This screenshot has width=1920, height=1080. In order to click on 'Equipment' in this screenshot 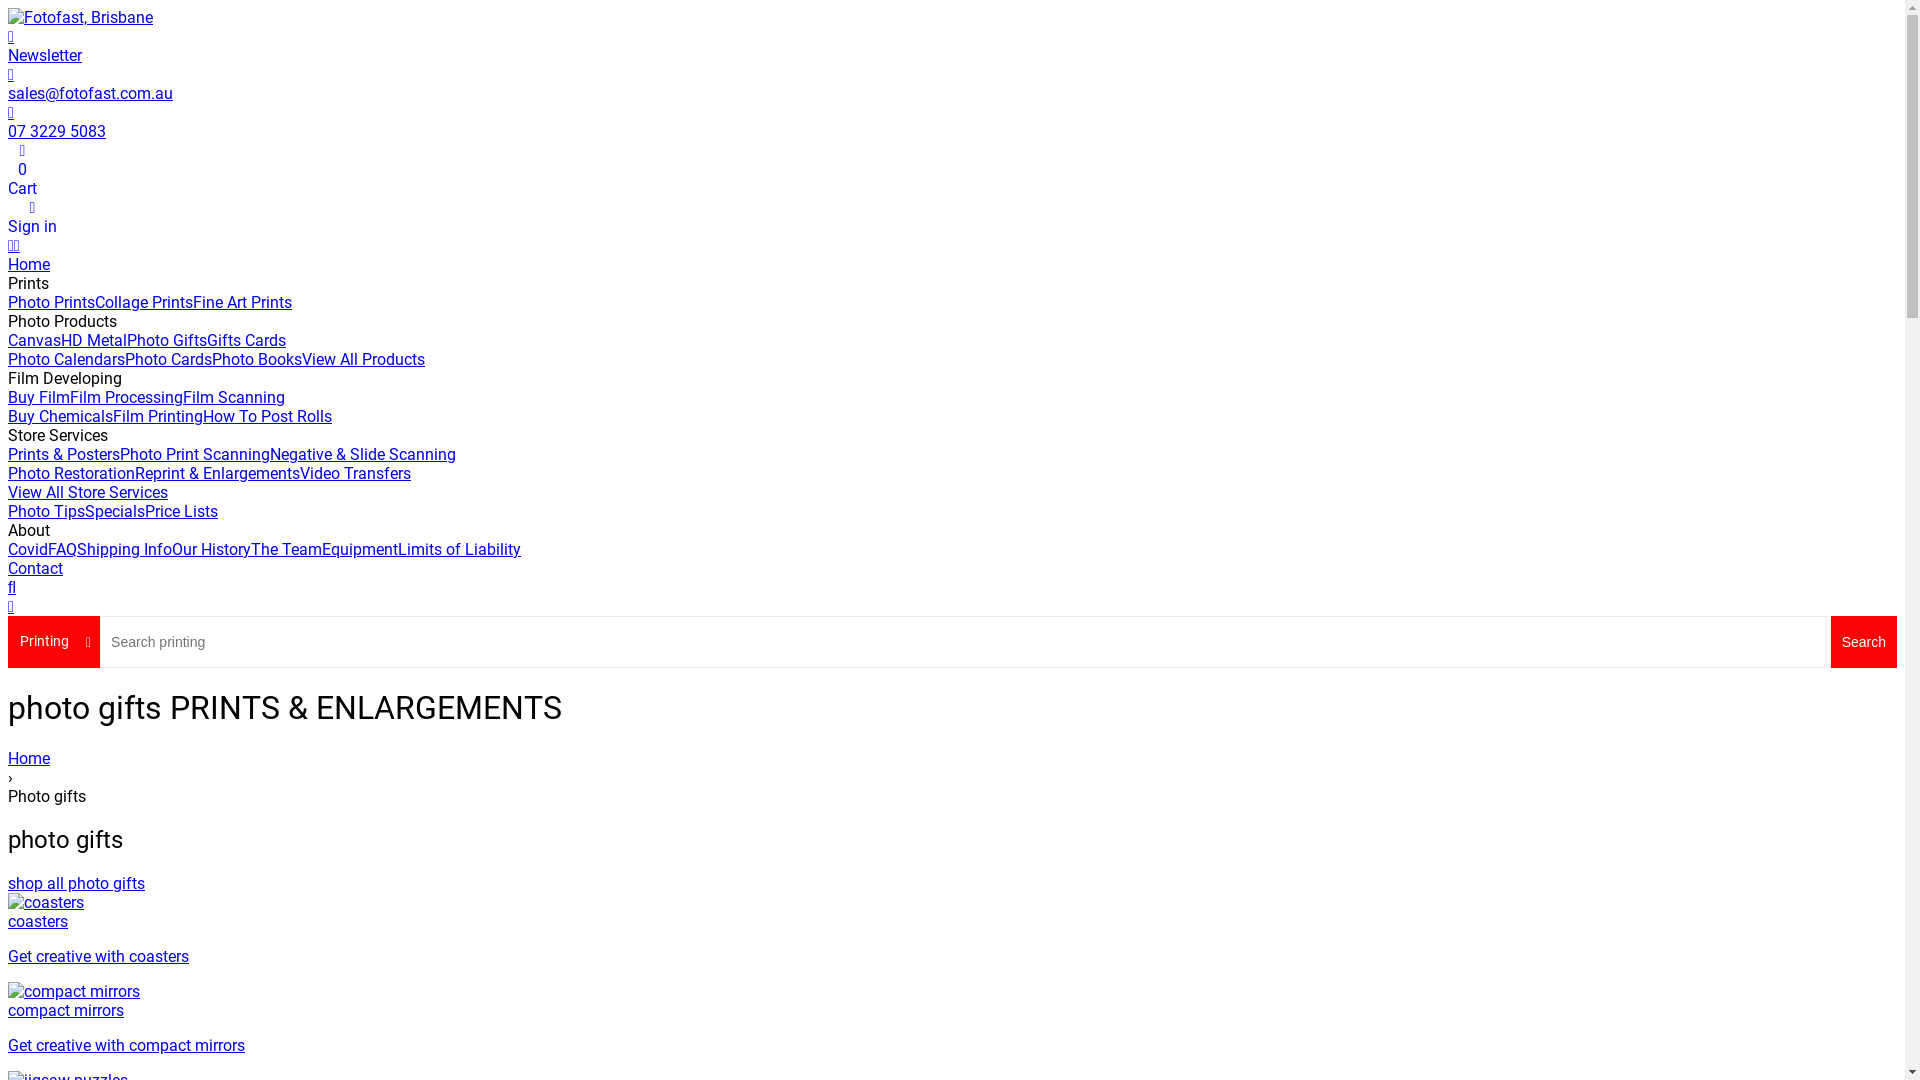, I will do `click(321, 549)`.